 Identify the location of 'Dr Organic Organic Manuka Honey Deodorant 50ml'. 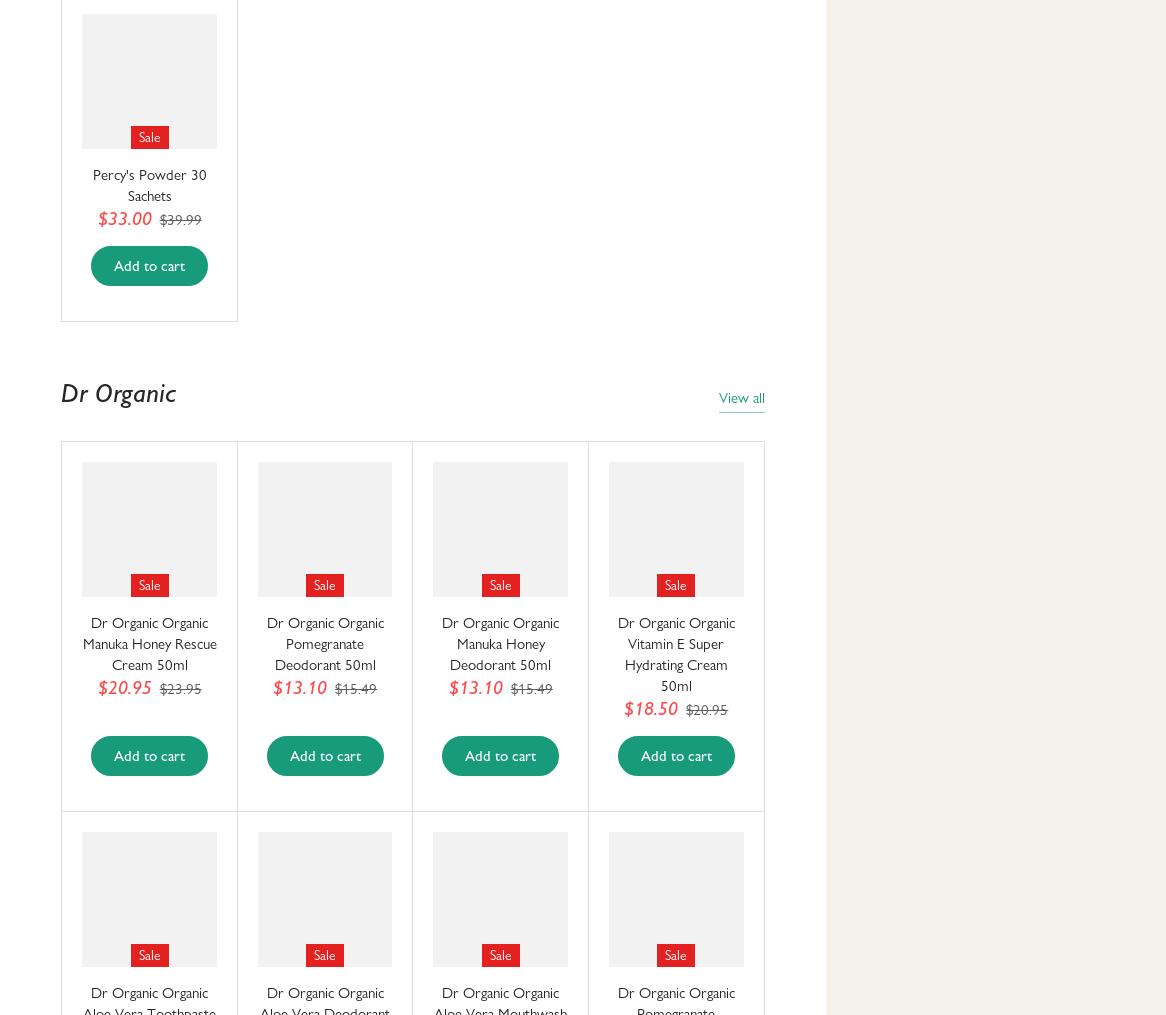
(500, 643).